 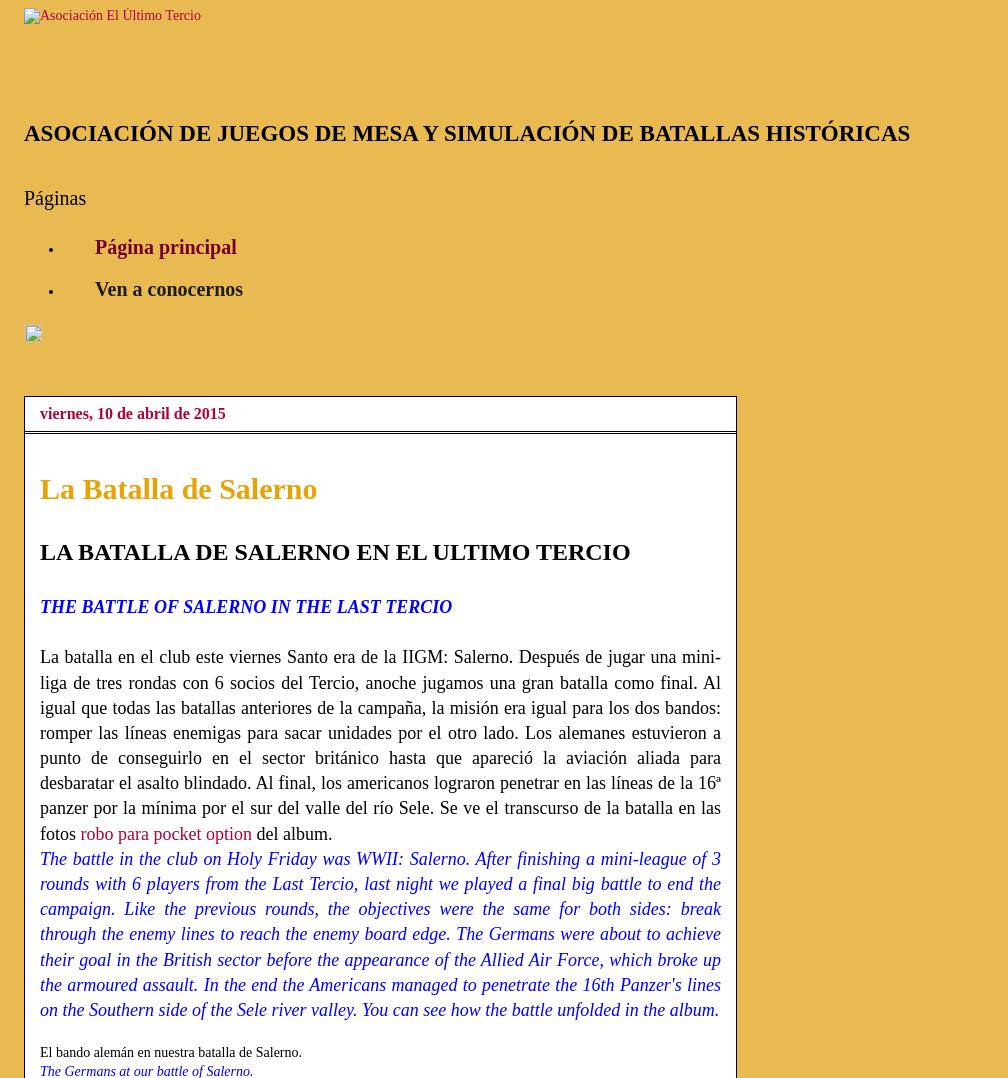 I want to click on 'Página principal', so click(x=165, y=245).